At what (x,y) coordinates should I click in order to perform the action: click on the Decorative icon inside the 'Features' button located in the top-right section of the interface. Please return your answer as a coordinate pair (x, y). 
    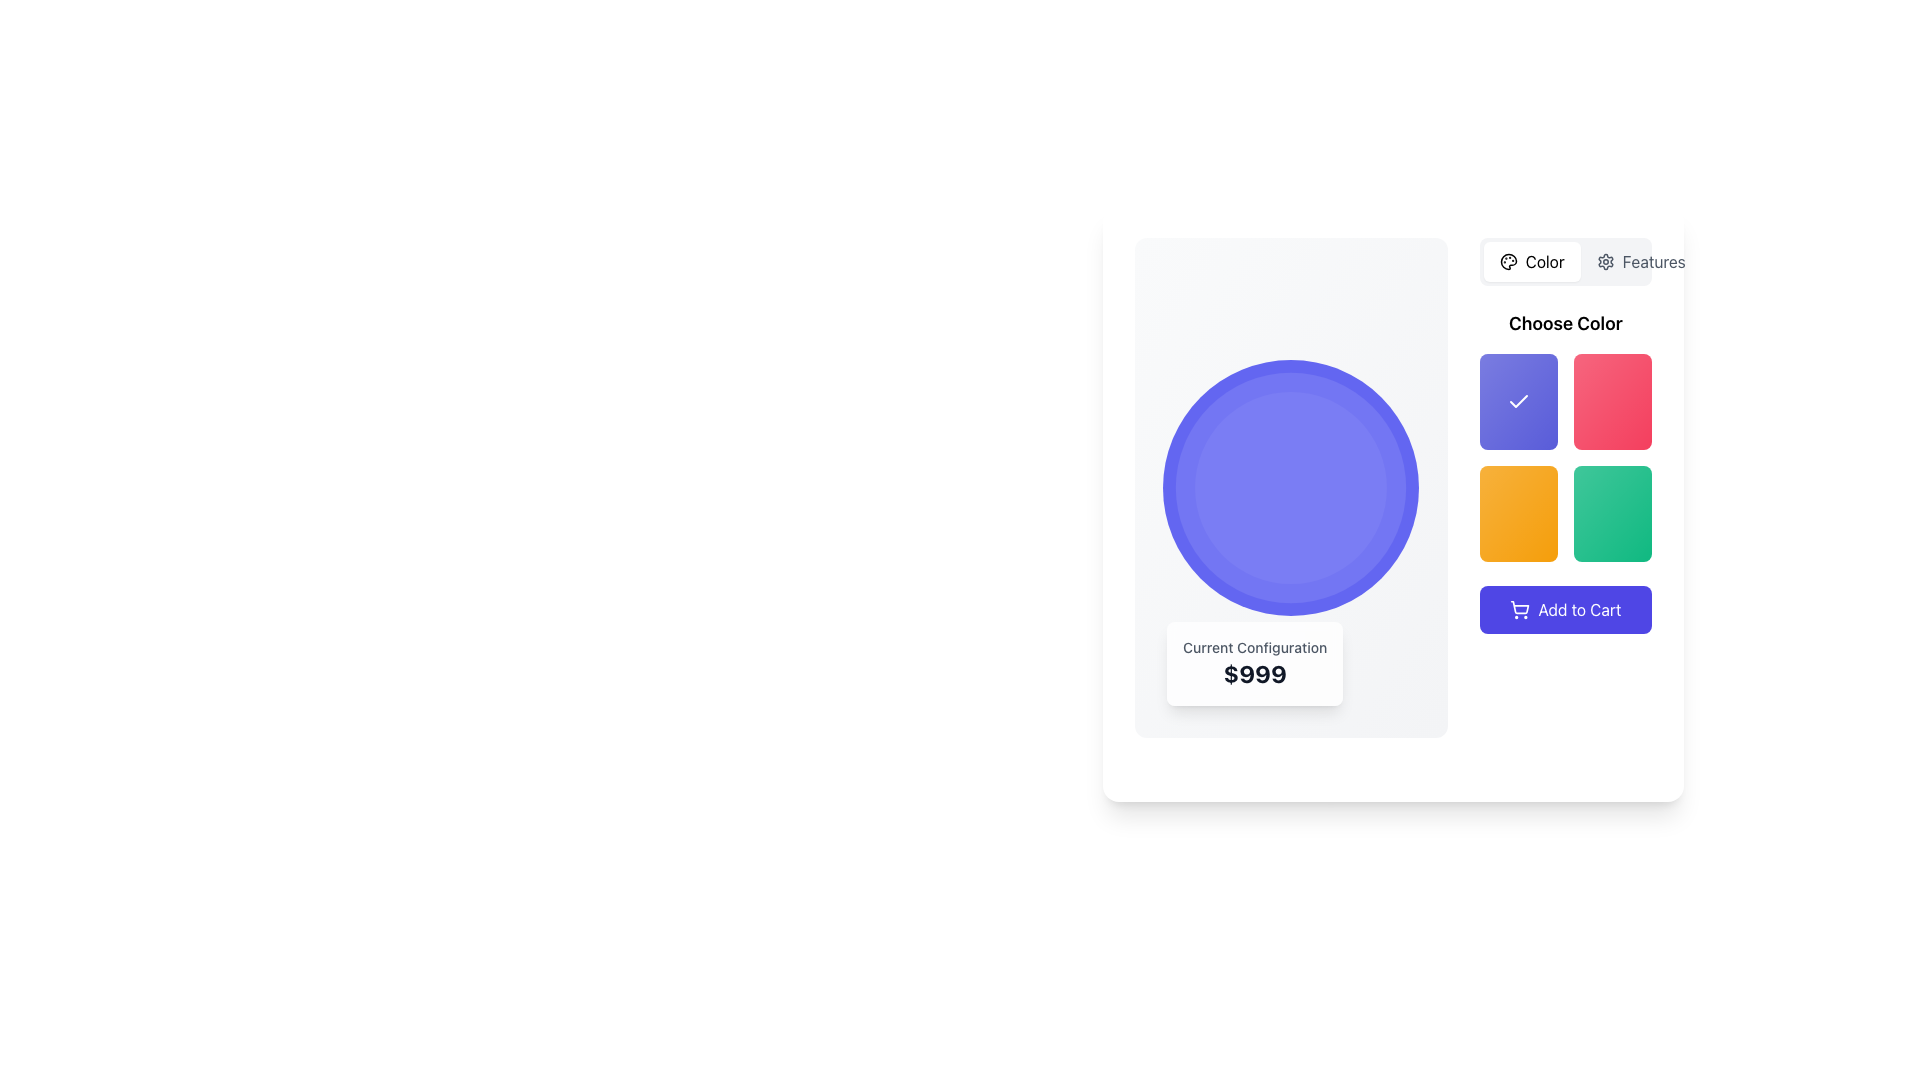
    Looking at the image, I should click on (1605, 261).